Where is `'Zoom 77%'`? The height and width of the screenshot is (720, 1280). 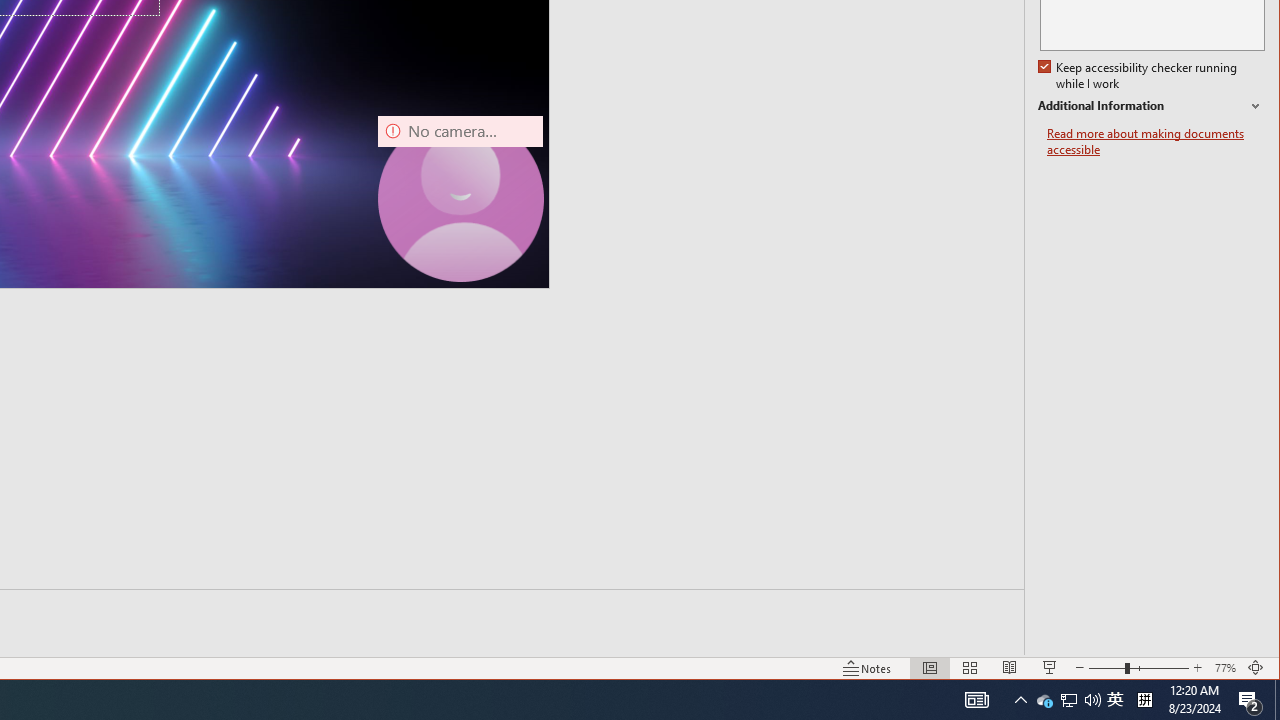
'Zoom 77%' is located at coordinates (1224, 668).